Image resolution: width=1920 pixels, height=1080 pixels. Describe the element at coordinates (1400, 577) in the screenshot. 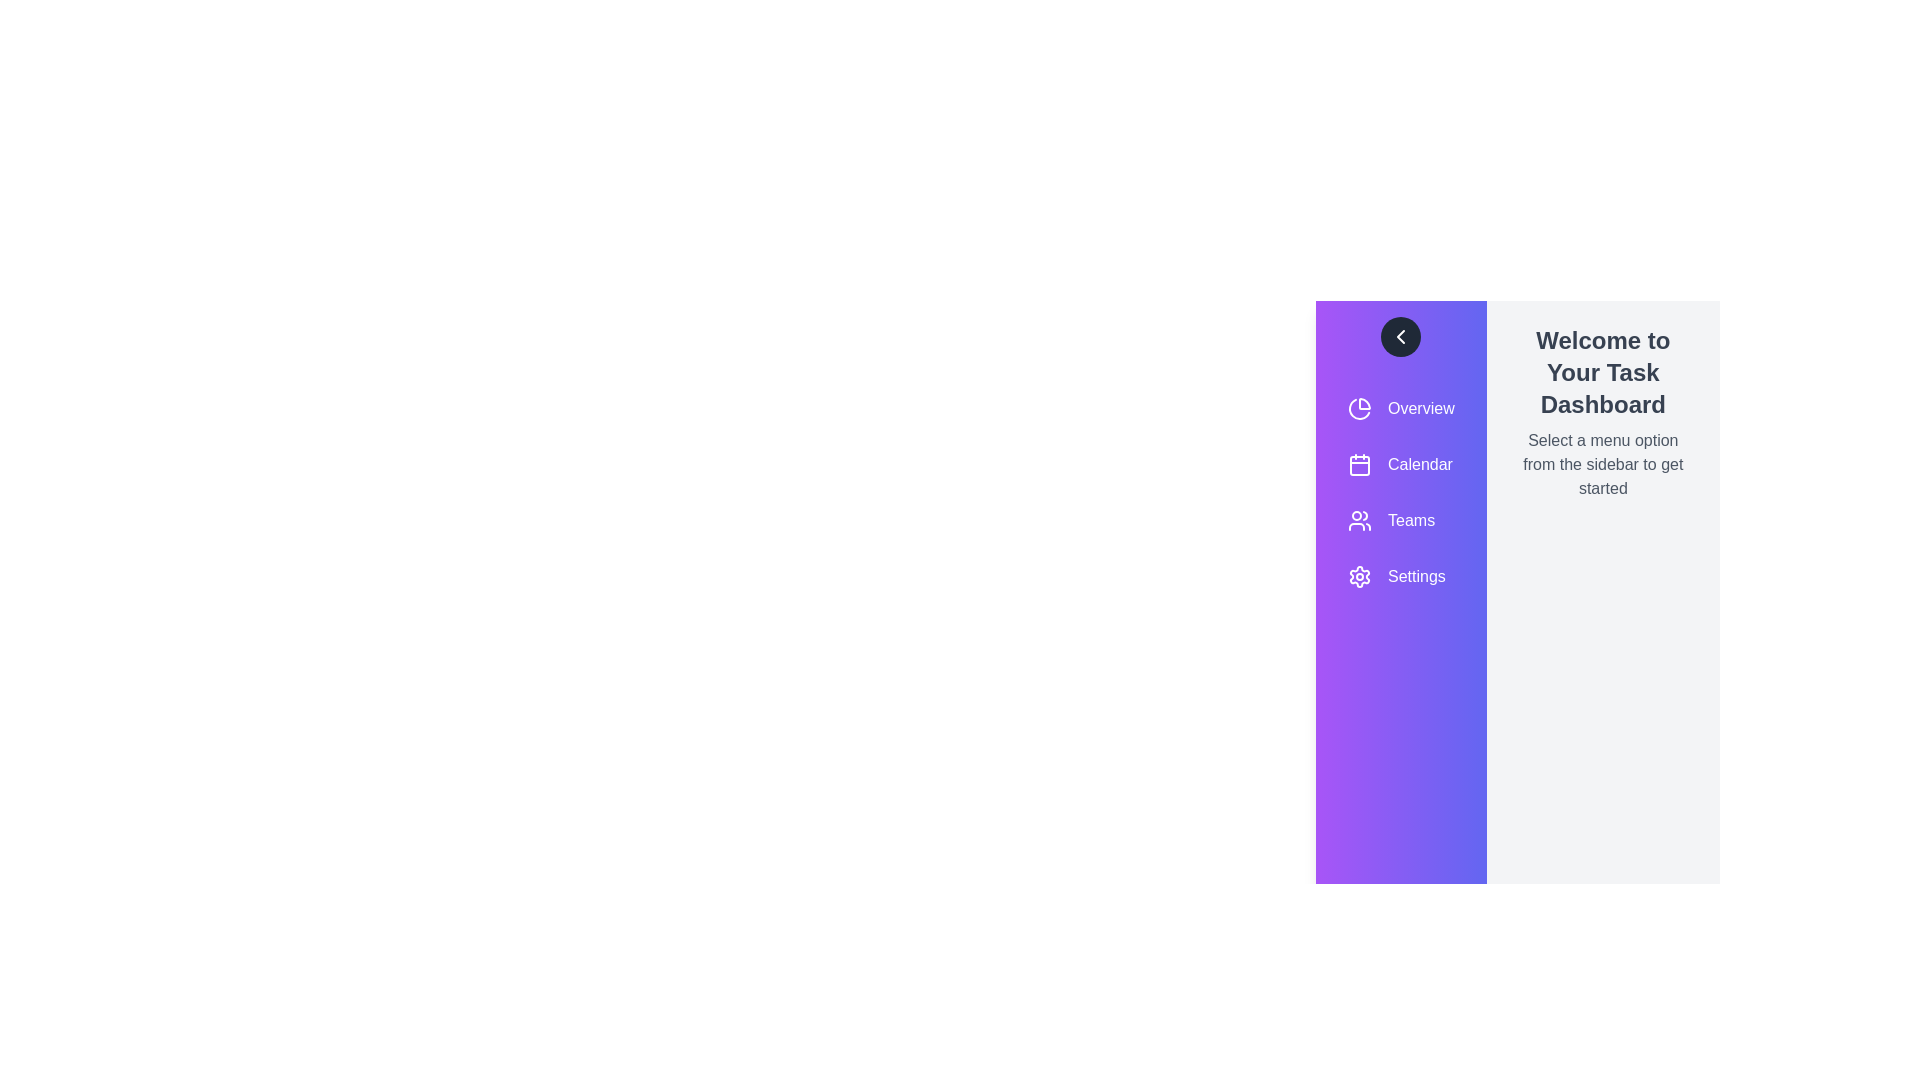

I see `the menu item Settings from the sidebar` at that location.